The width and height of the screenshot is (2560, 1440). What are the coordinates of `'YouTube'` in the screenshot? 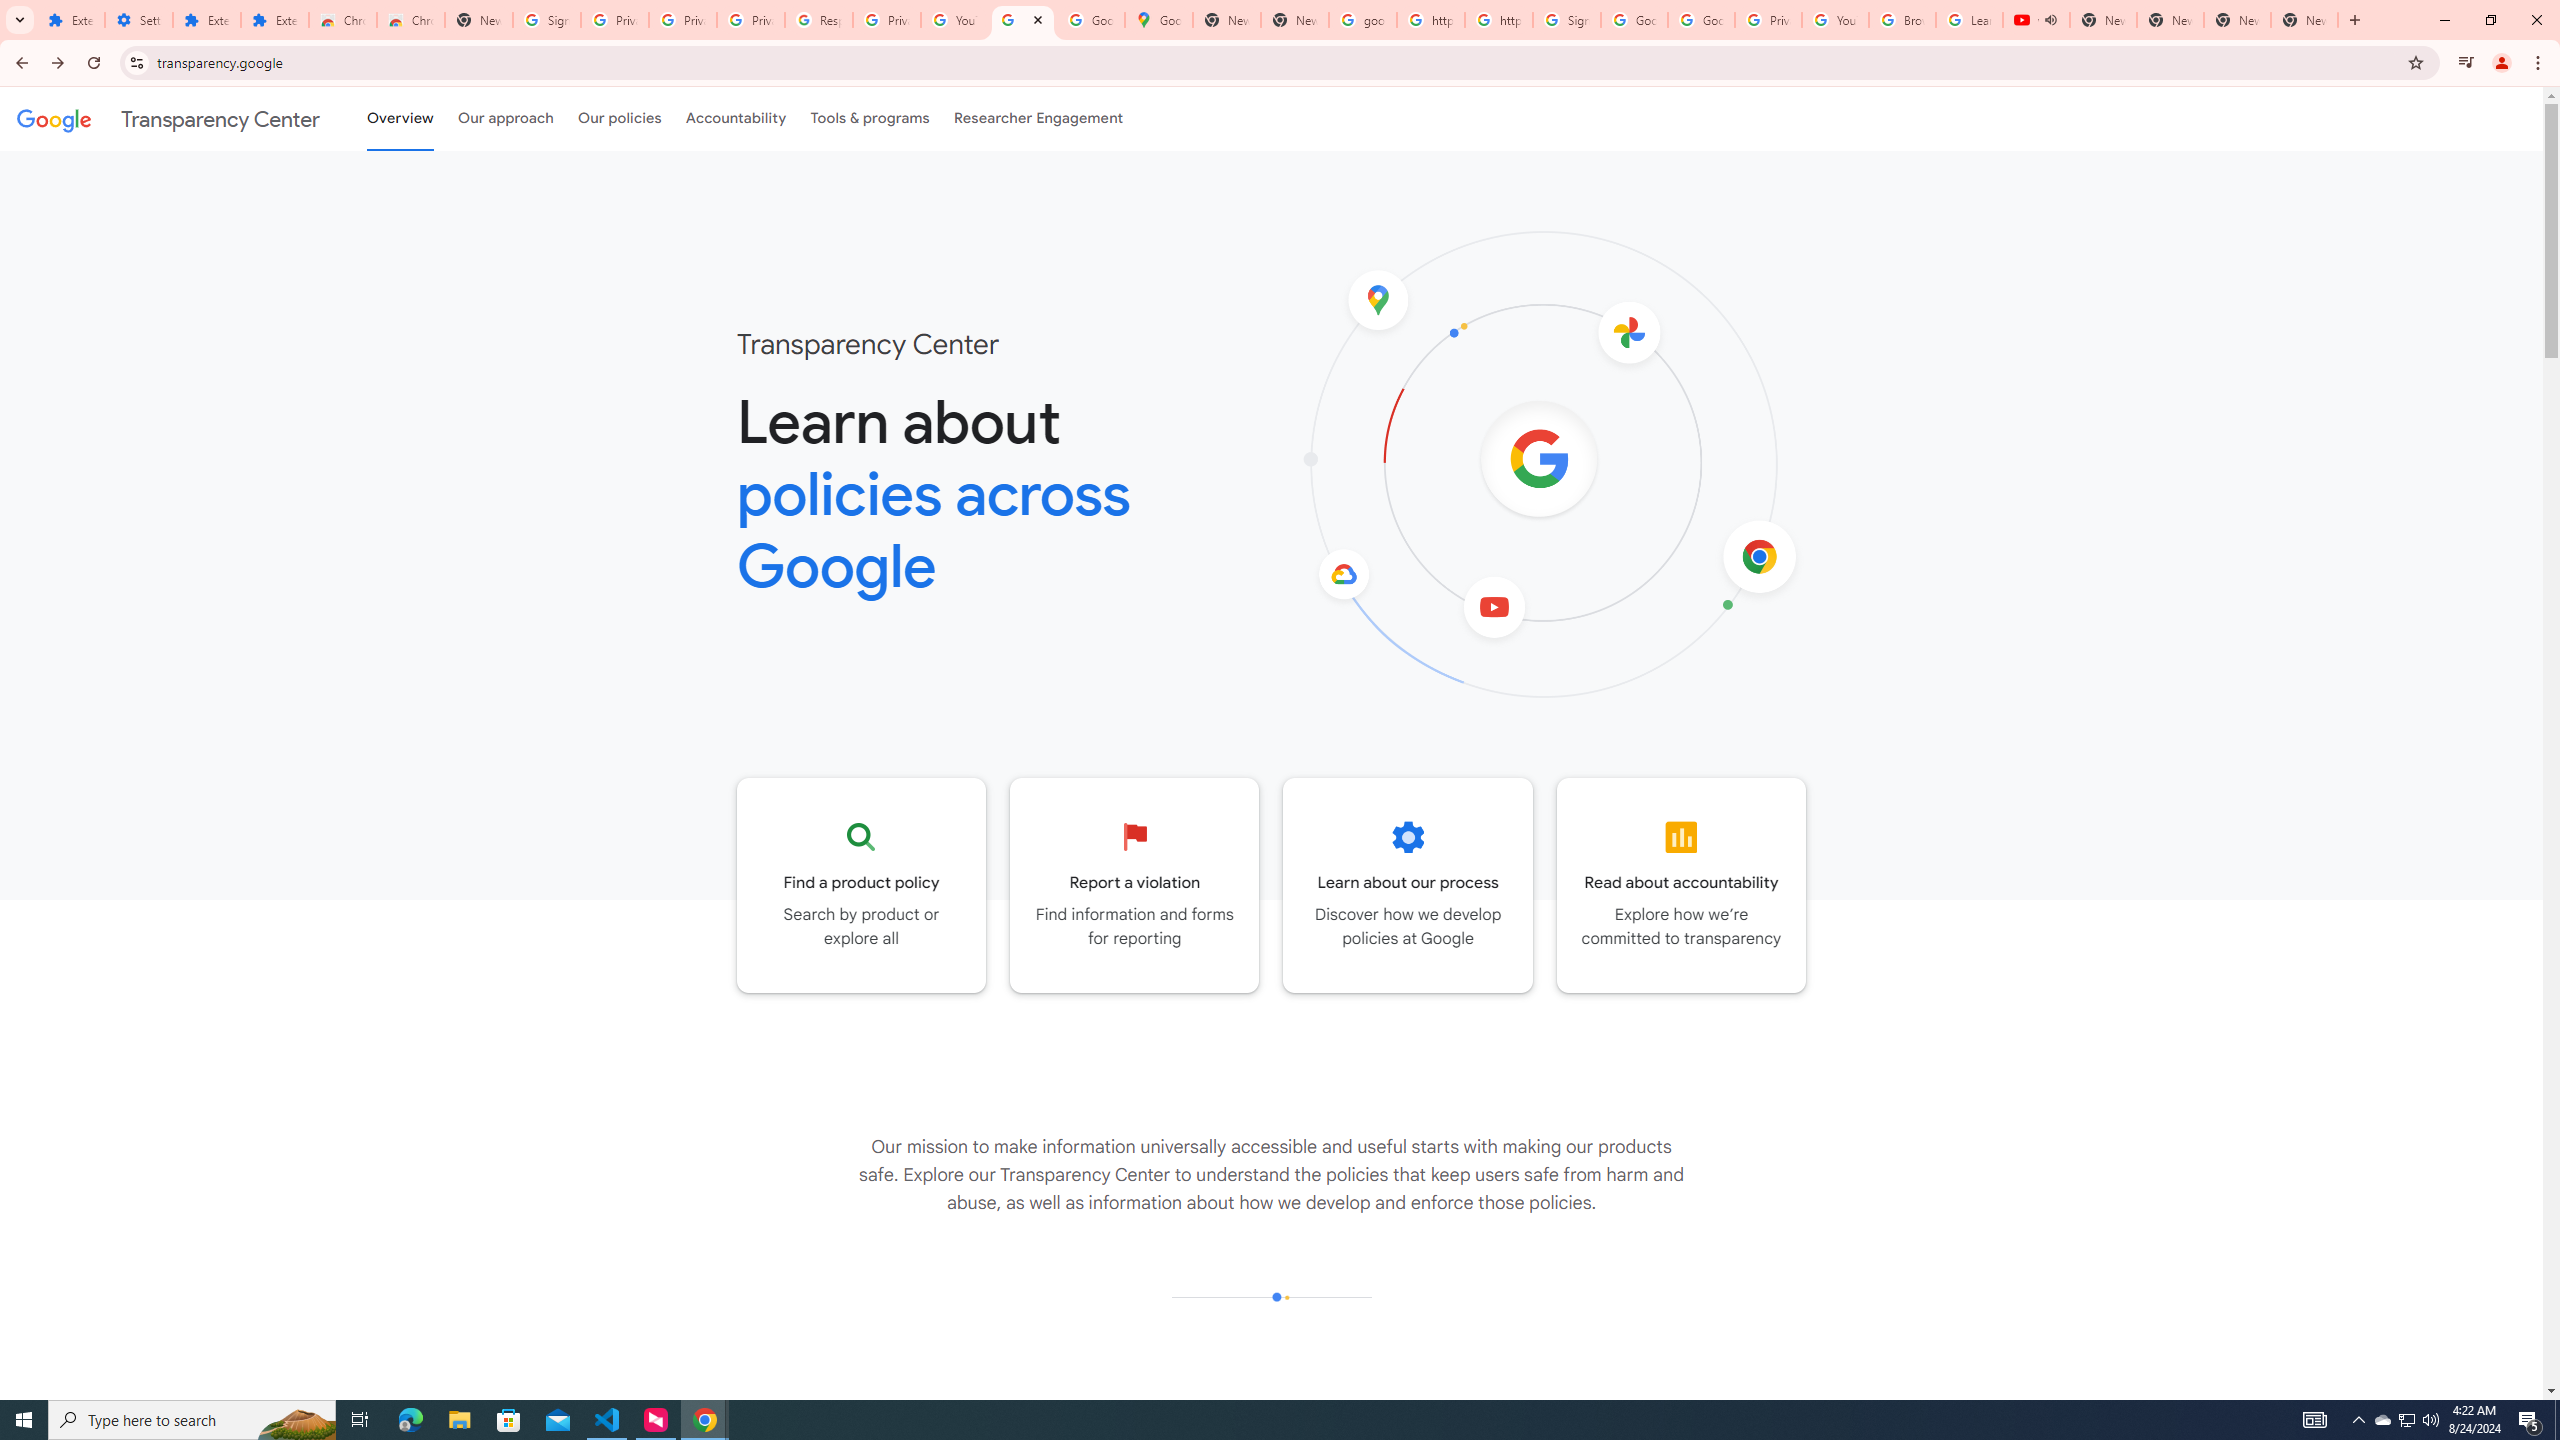 It's located at (1834, 19).